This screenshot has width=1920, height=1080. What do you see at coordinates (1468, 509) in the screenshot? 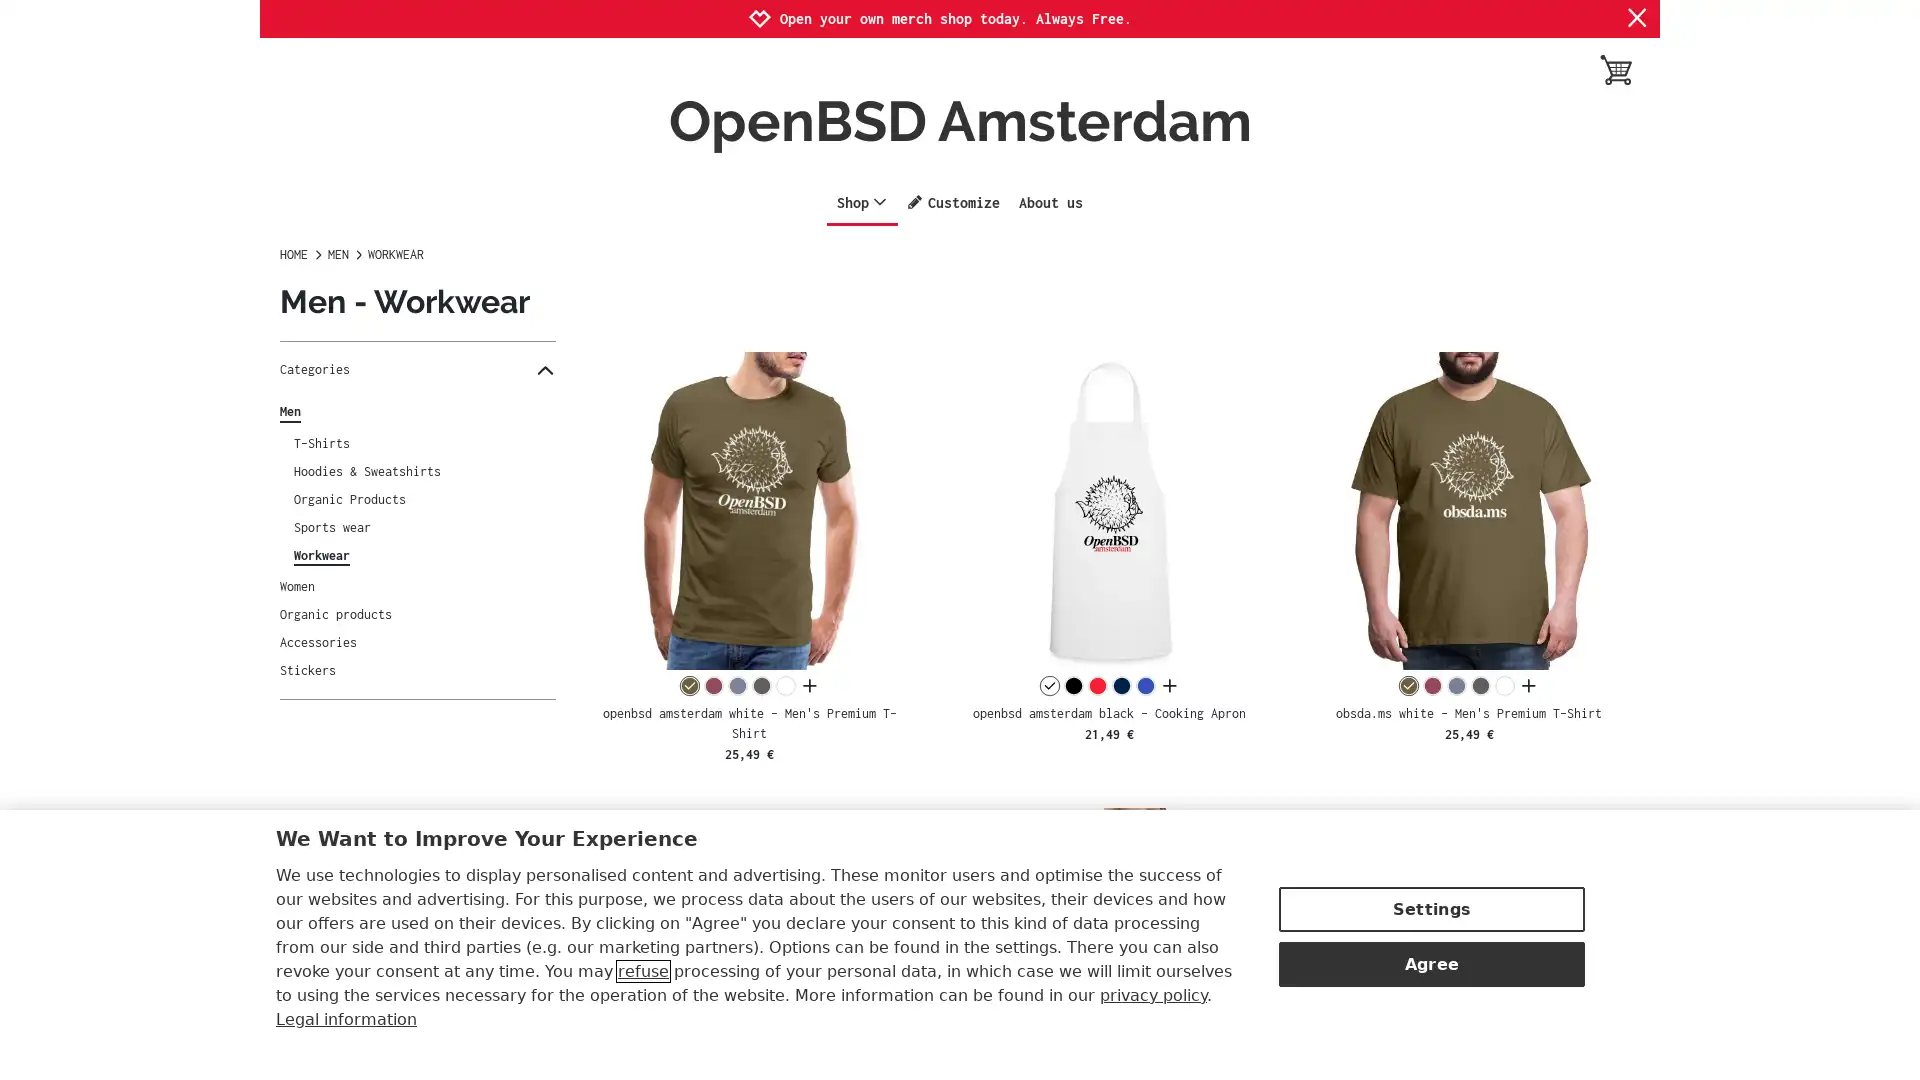
I see `obsda.ms white - Men's Premium T-Shirt` at bounding box center [1468, 509].